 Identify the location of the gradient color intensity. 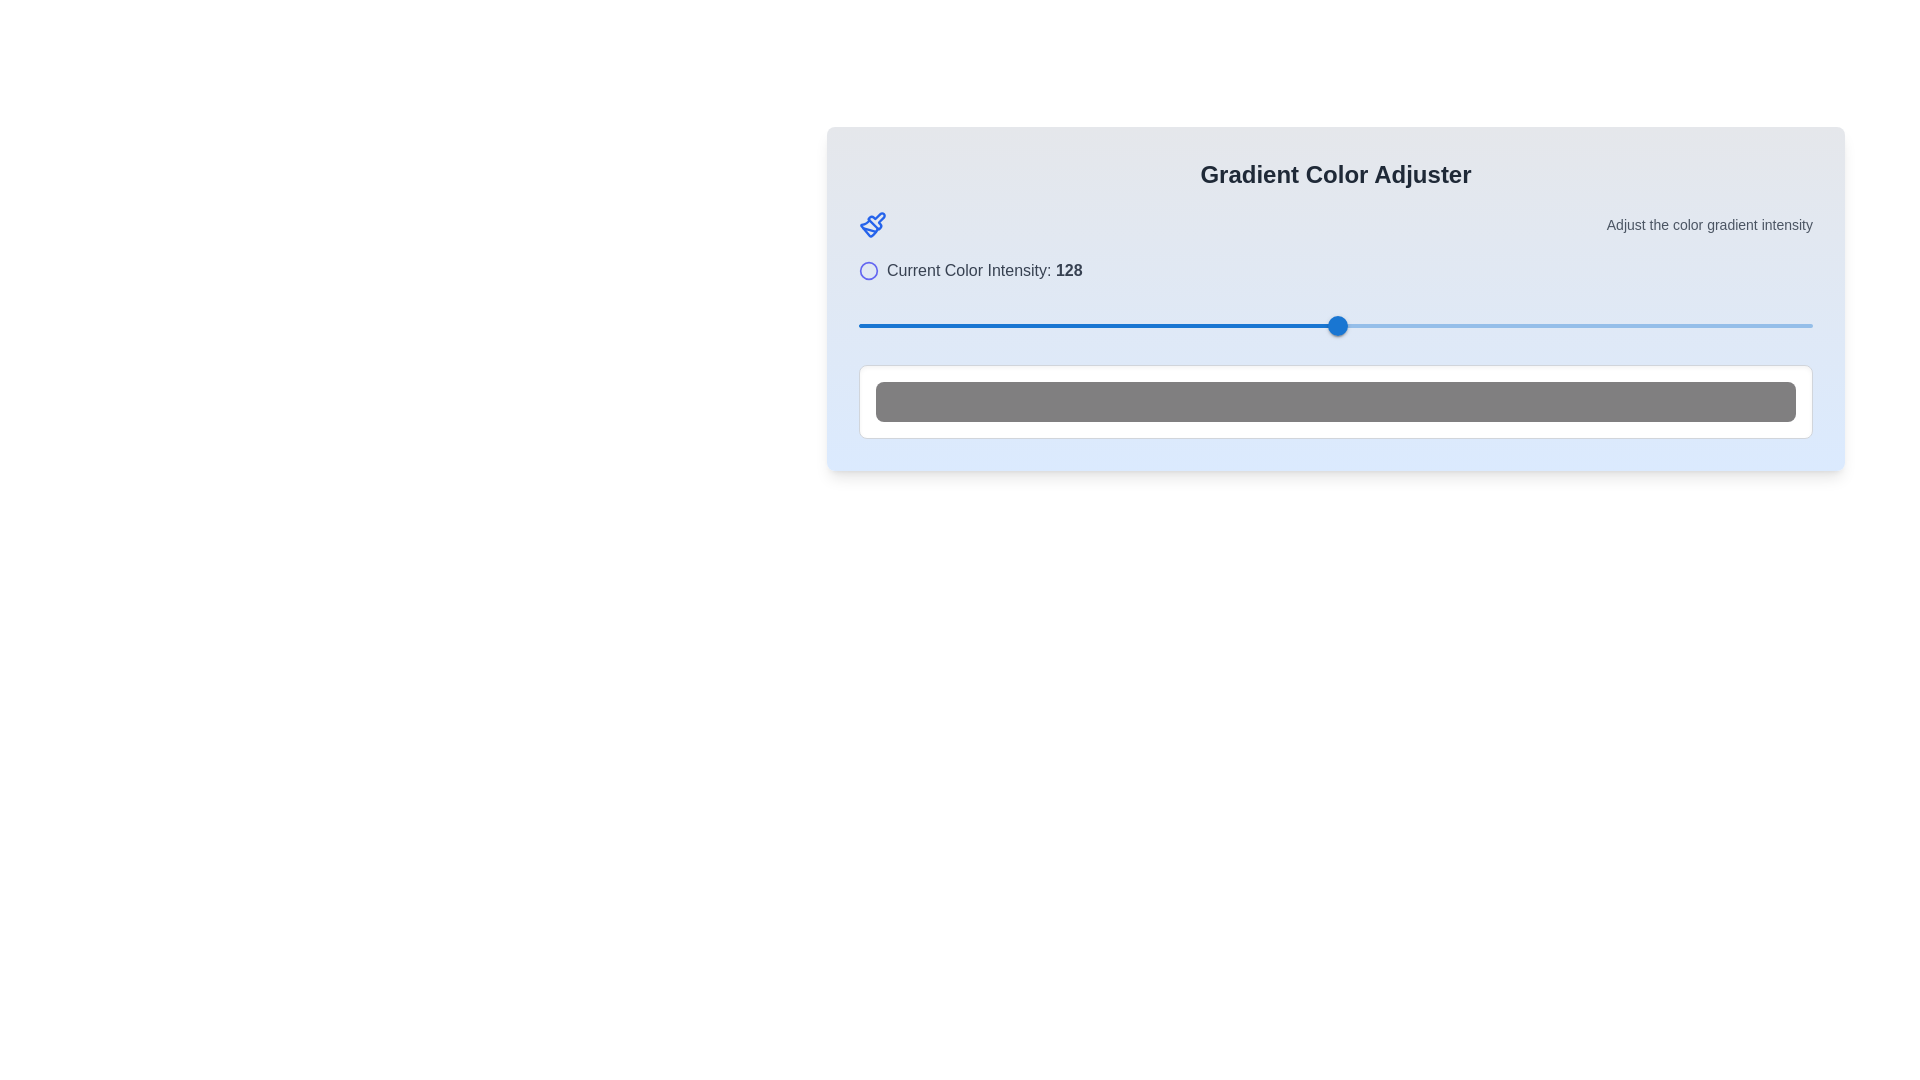
(1133, 325).